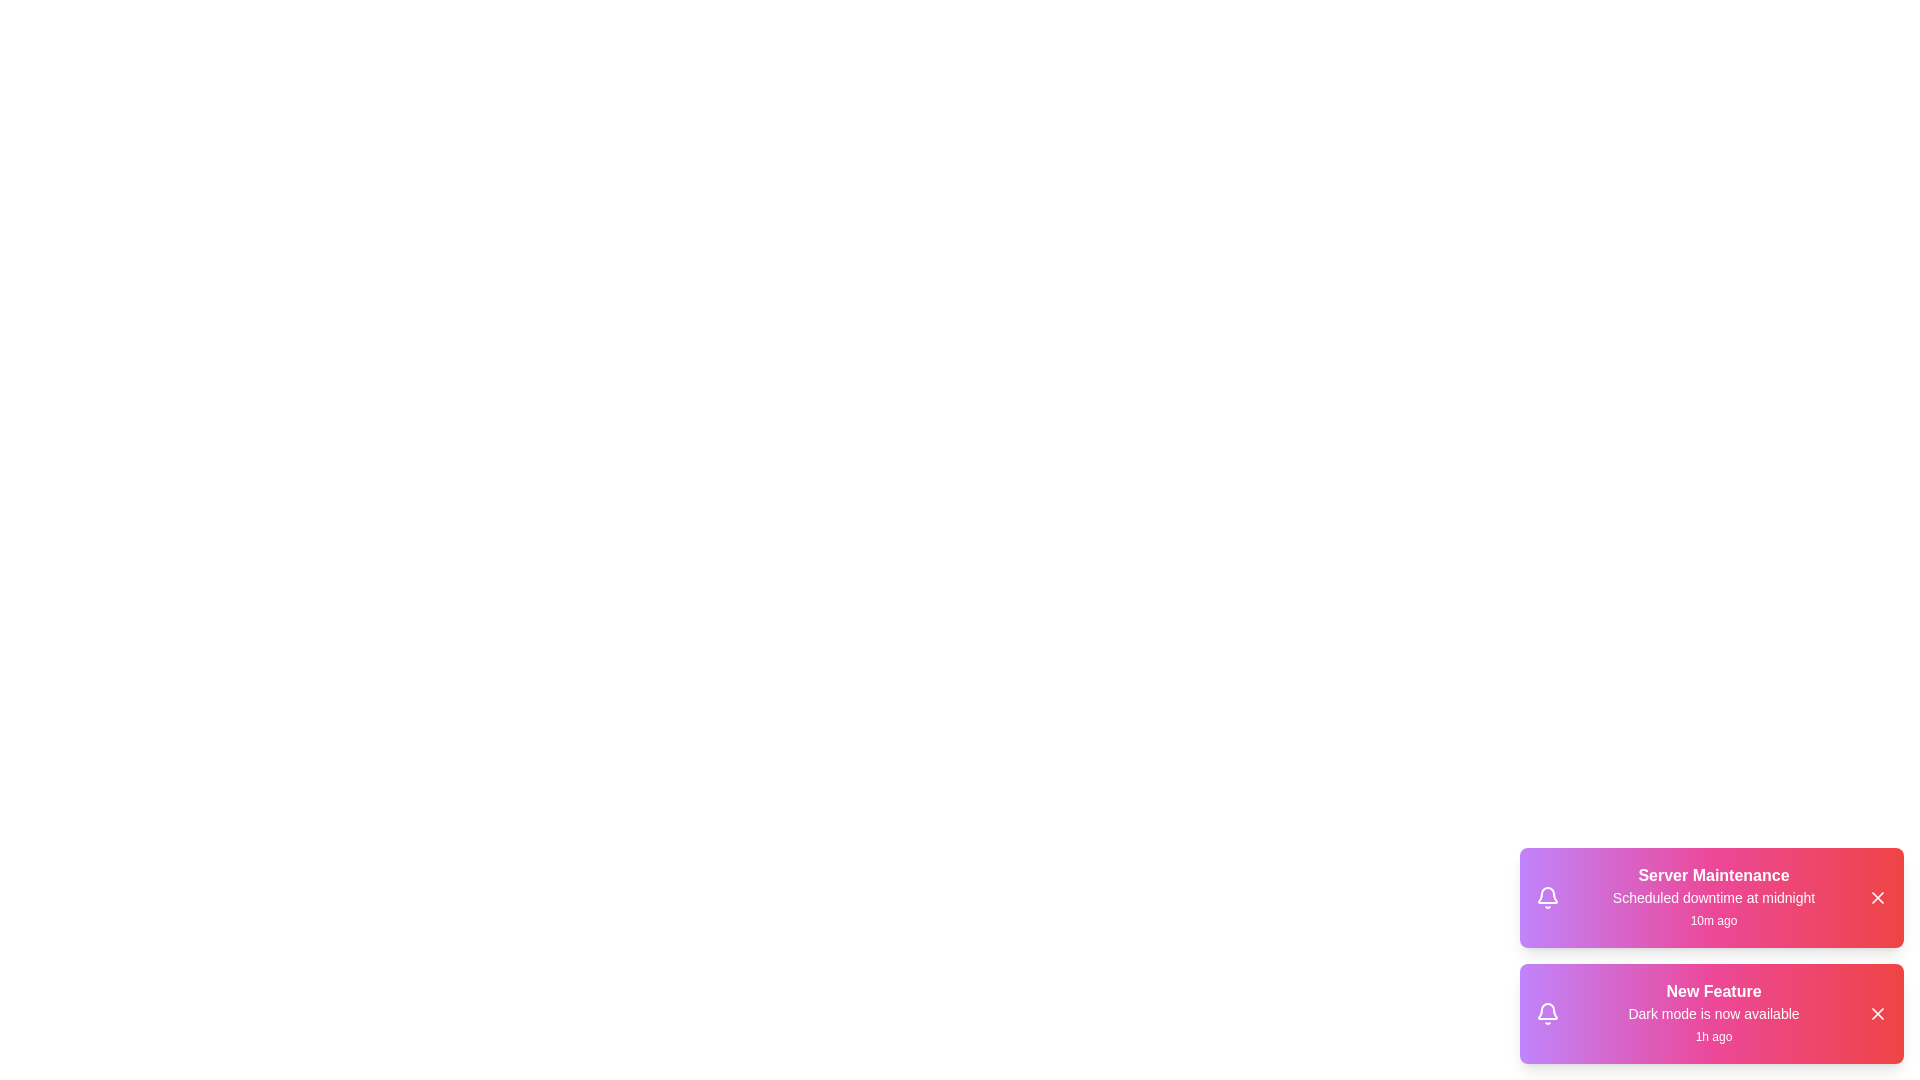 The width and height of the screenshot is (1920, 1080). What do you see at coordinates (1547, 897) in the screenshot?
I see `the notification icon for Server Maintenance` at bounding box center [1547, 897].